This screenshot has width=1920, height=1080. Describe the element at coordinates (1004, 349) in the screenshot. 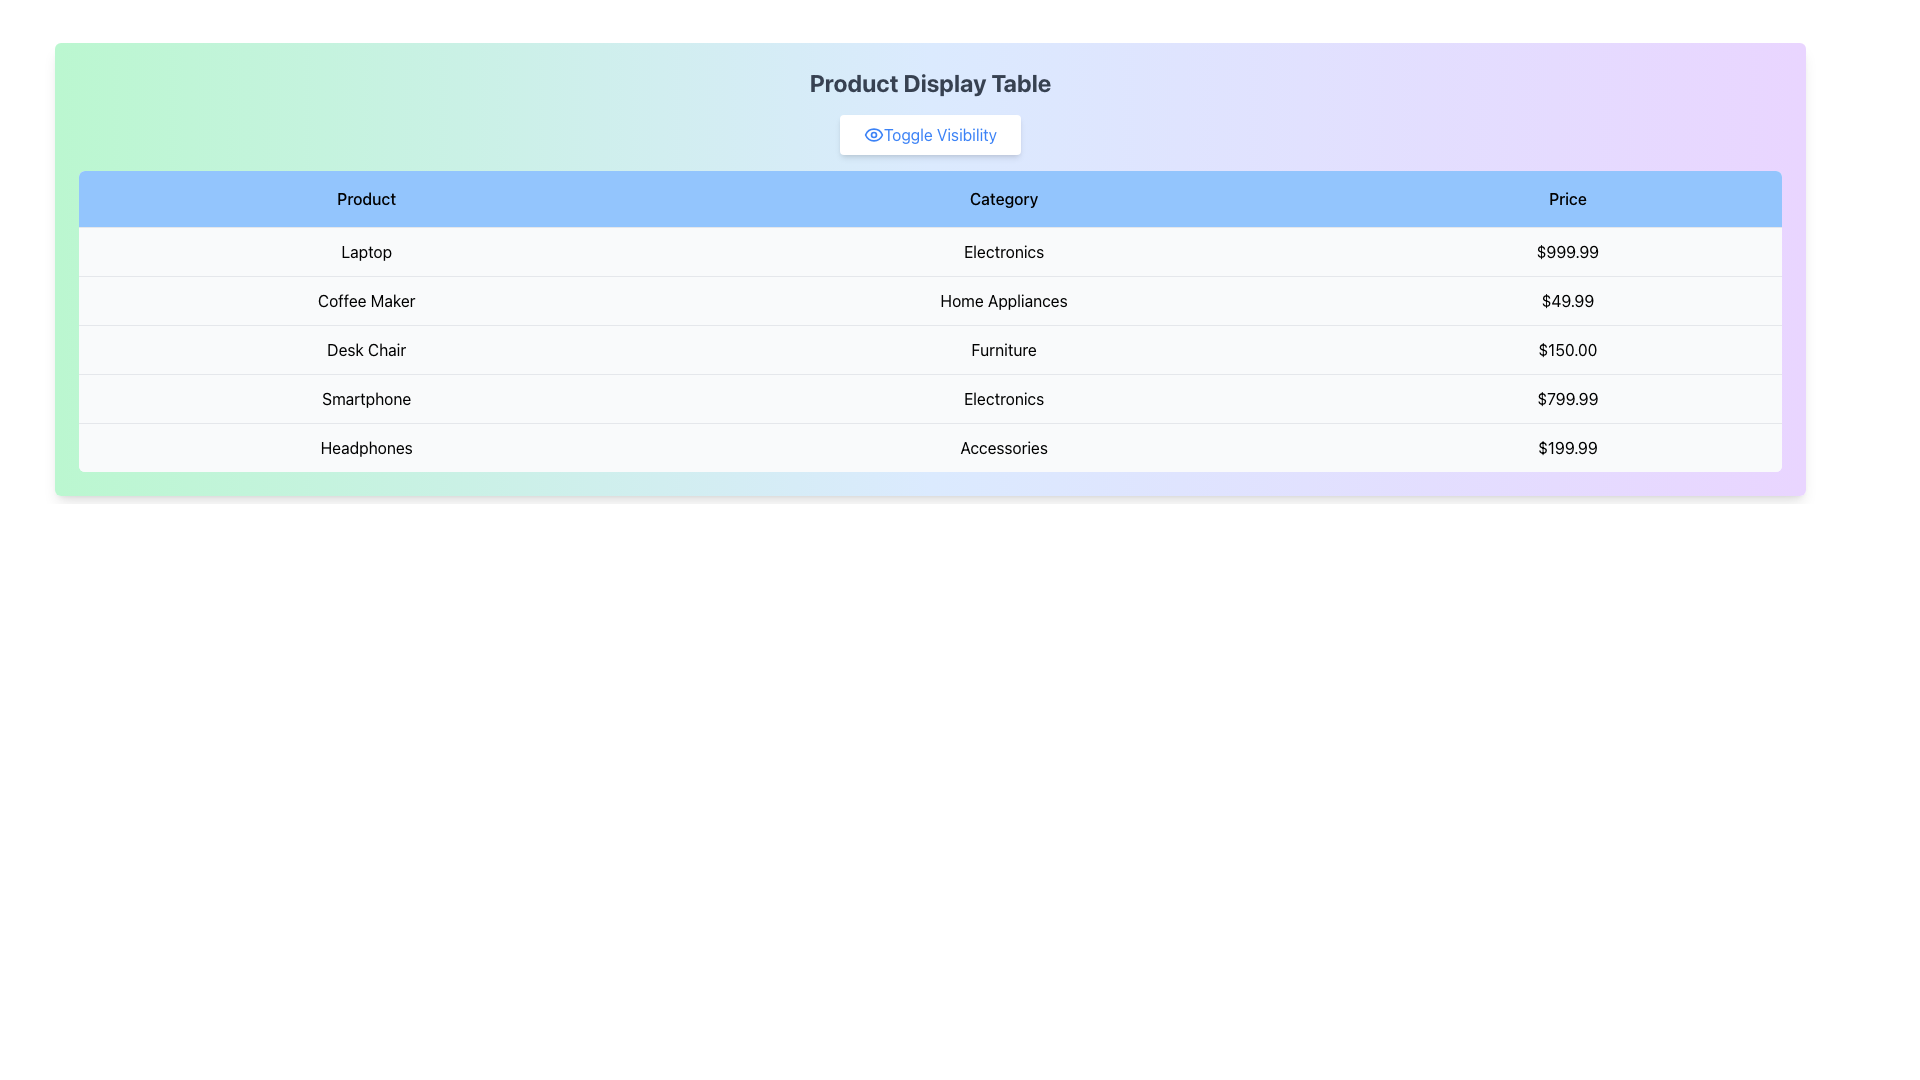

I see `the category label for the 'Desk Chair' in the tabular data interface, which is centrally positioned in the second column between 'Desk Chair' and '$150.00'` at that location.